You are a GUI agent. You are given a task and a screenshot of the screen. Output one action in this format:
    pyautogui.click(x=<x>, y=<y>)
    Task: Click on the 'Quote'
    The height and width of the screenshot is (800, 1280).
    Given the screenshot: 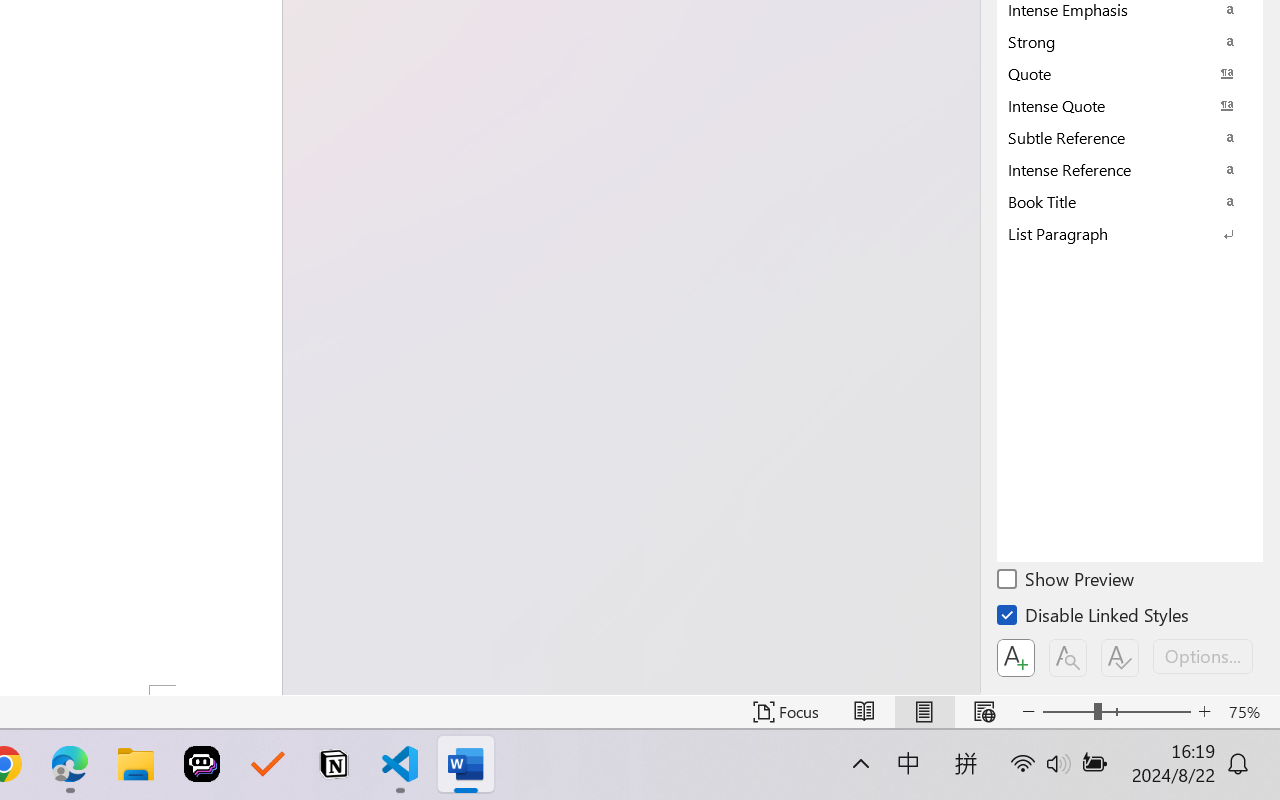 What is the action you would take?
    pyautogui.click(x=1130, y=73)
    